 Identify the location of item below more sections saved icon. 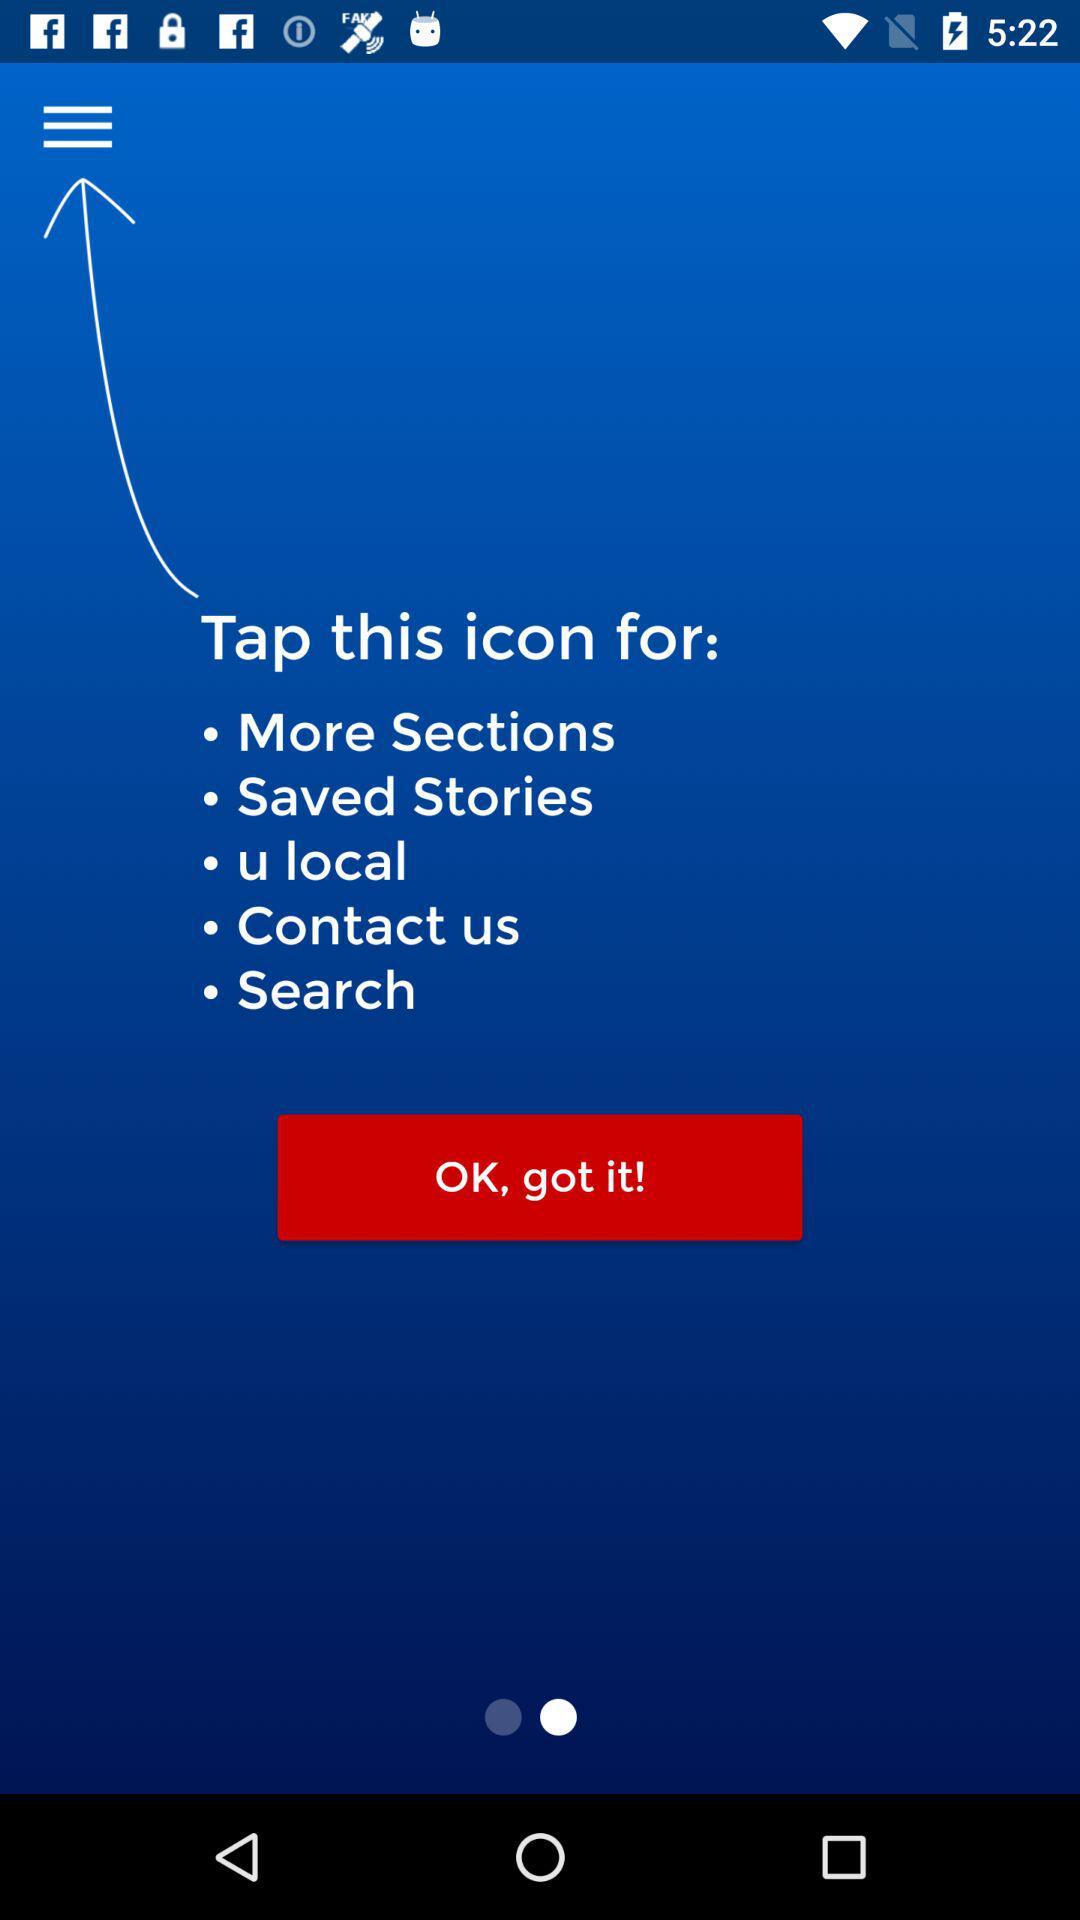
(540, 1177).